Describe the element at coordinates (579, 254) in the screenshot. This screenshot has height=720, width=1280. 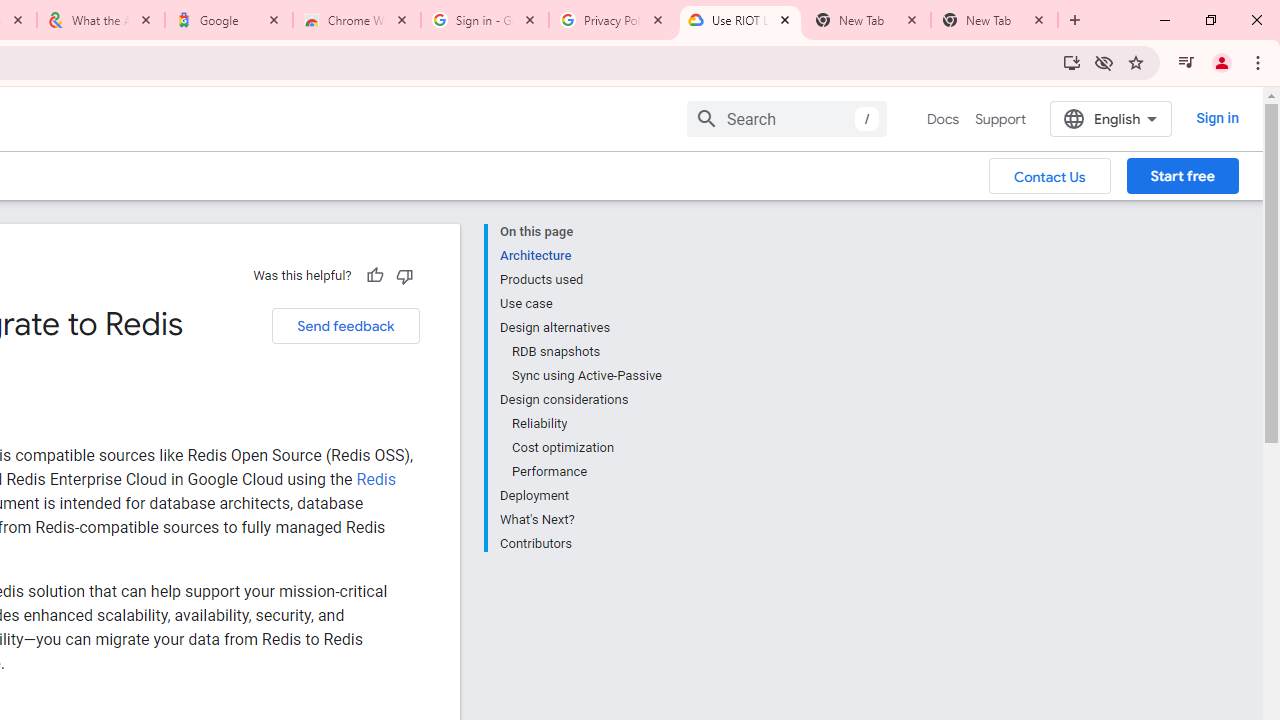
I see `'Architecture'` at that location.